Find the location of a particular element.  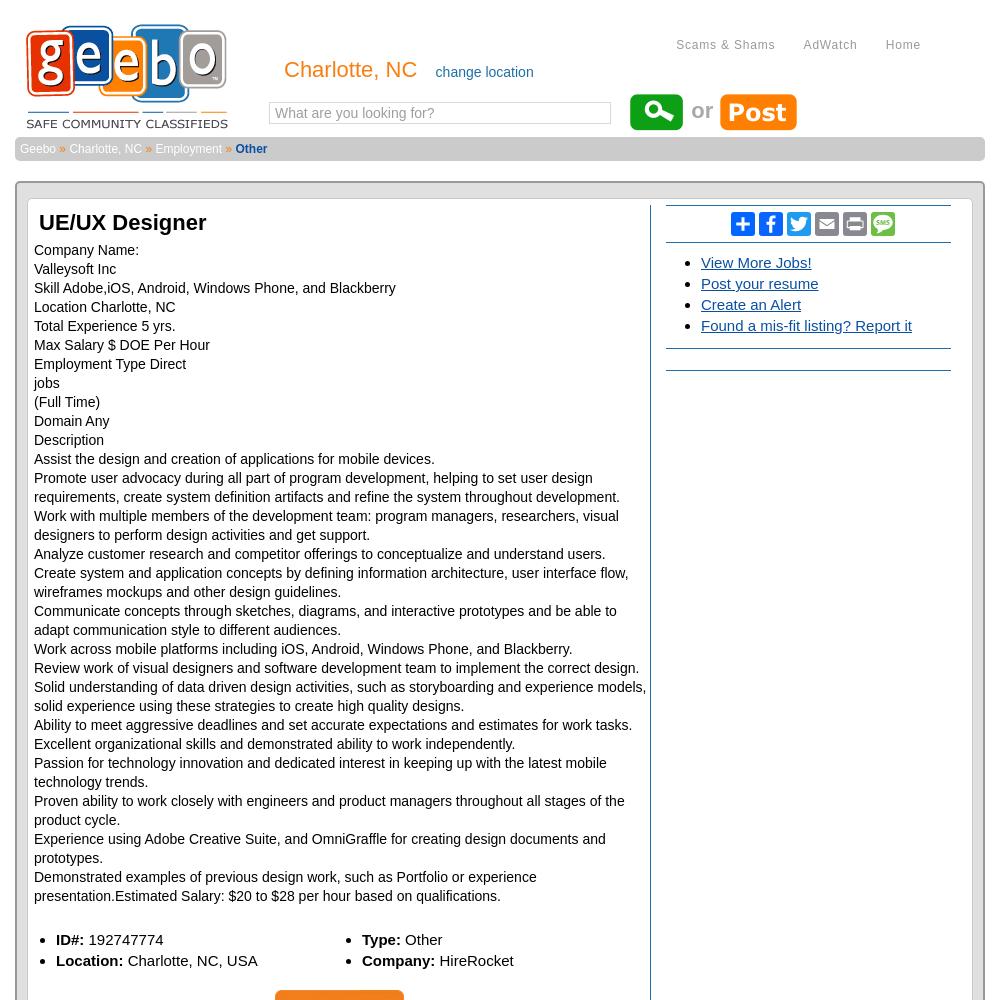

'Review work of visual designers and software development team to implement the correct design.' is located at coordinates (335, 668).